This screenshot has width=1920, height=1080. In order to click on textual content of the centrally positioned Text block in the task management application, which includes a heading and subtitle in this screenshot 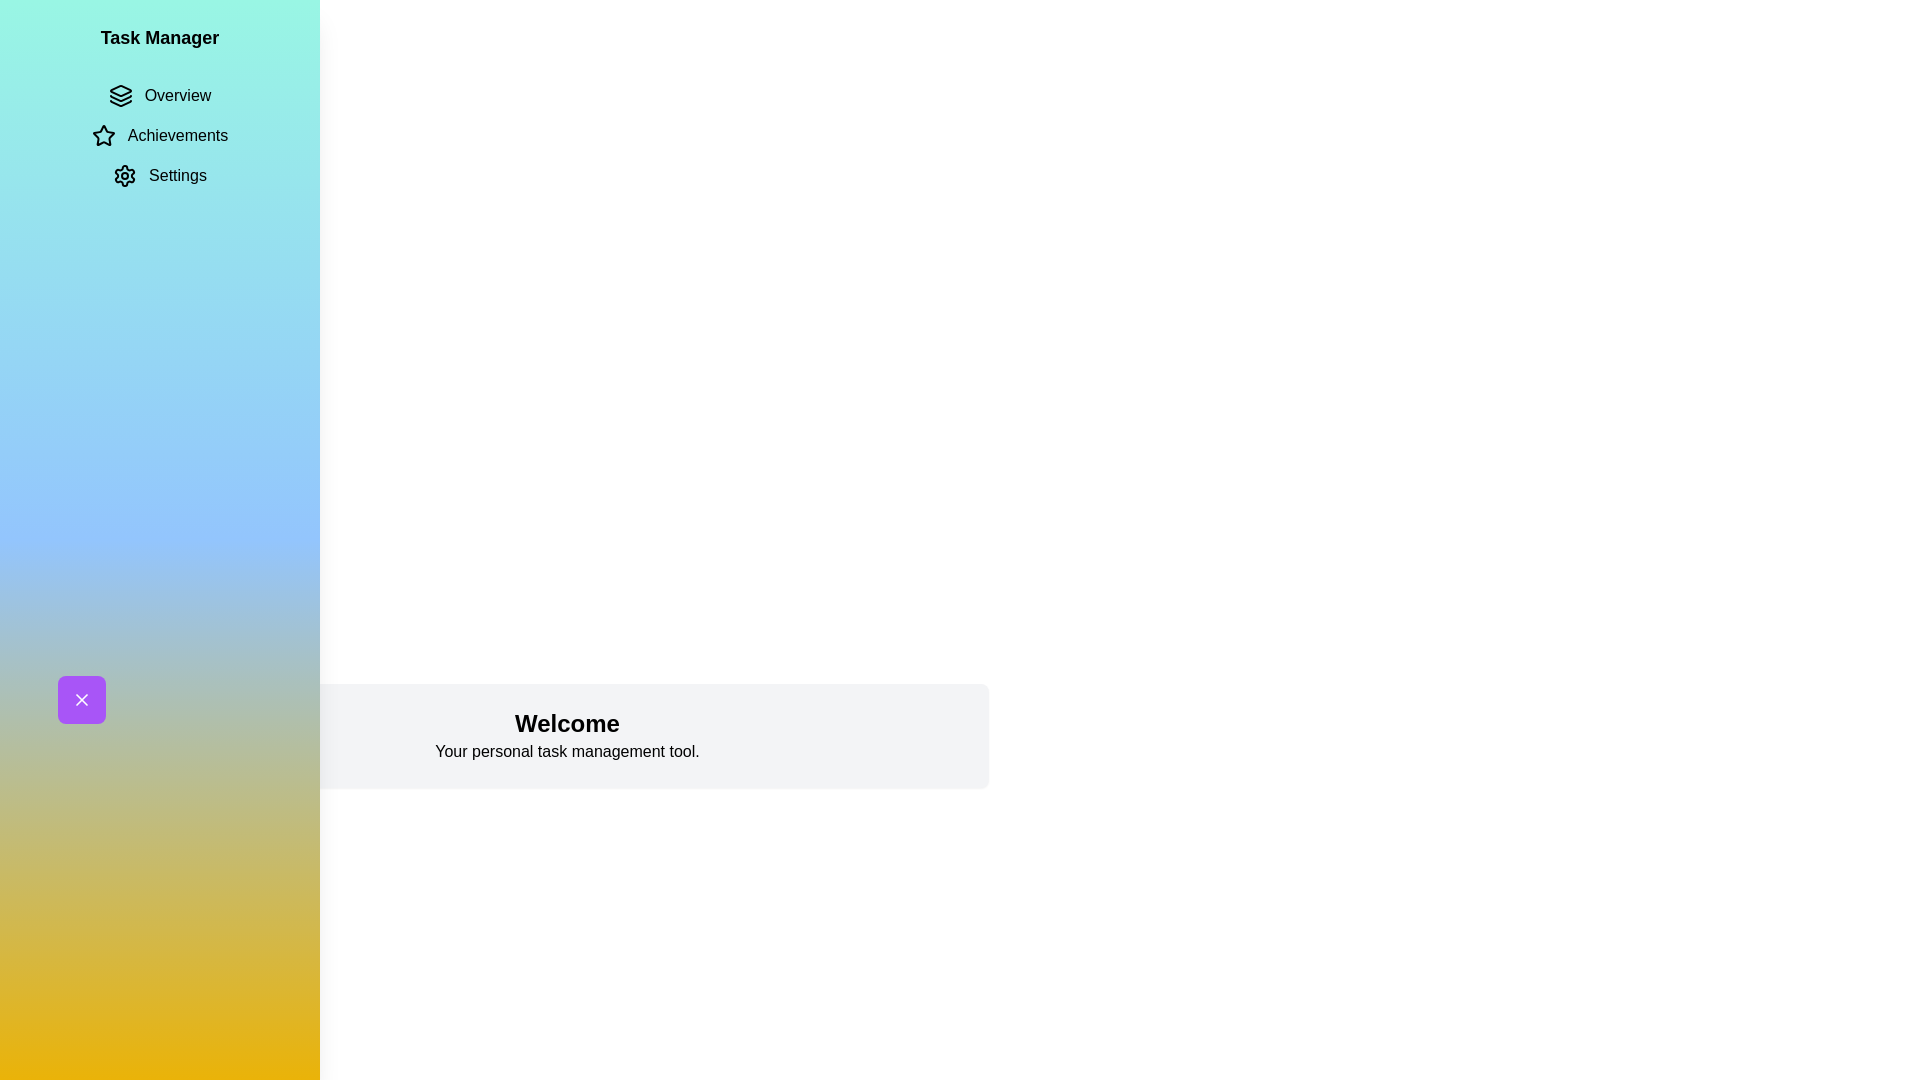, I will do `click(566, 736)`.